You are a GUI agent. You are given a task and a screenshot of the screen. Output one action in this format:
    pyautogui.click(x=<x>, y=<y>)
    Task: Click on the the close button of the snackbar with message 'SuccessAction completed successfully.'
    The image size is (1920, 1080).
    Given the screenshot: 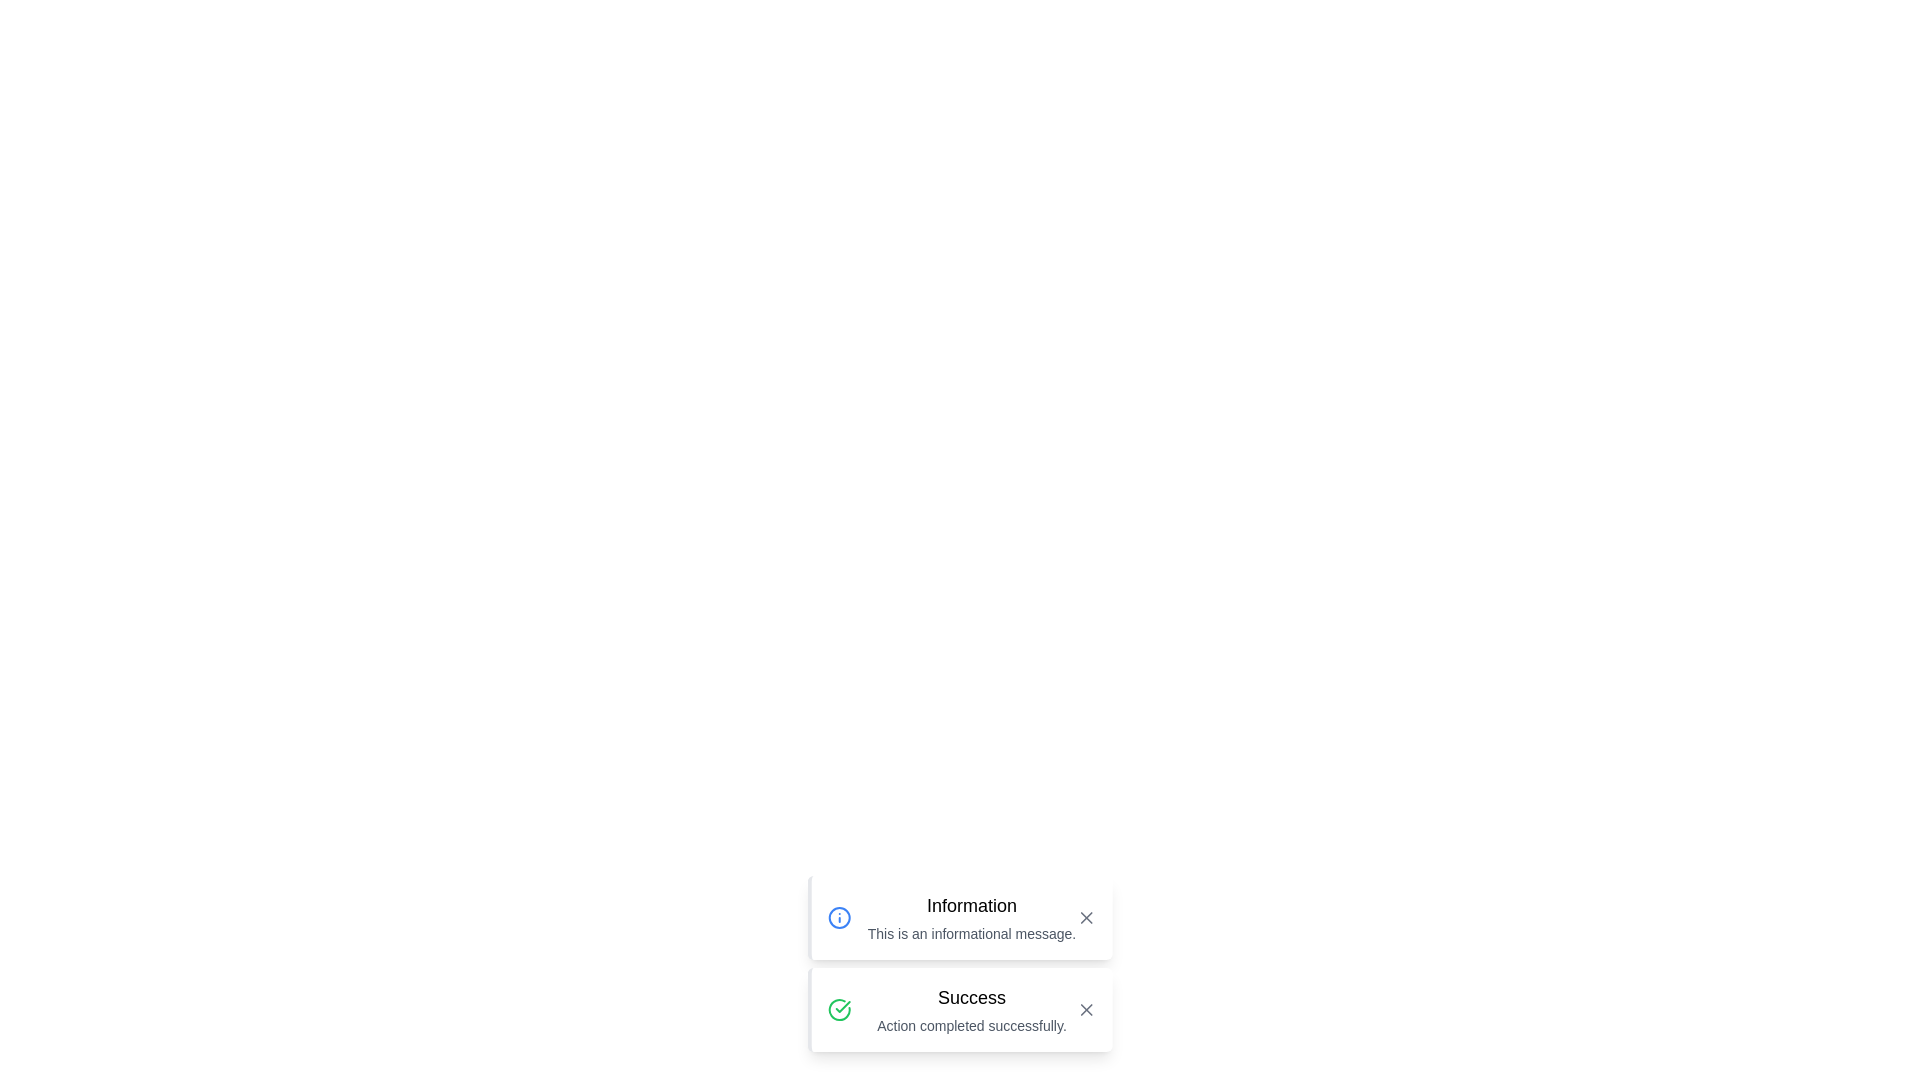 What is the action you would take?
    pyautogui.click(x=1085, y=1010)
    